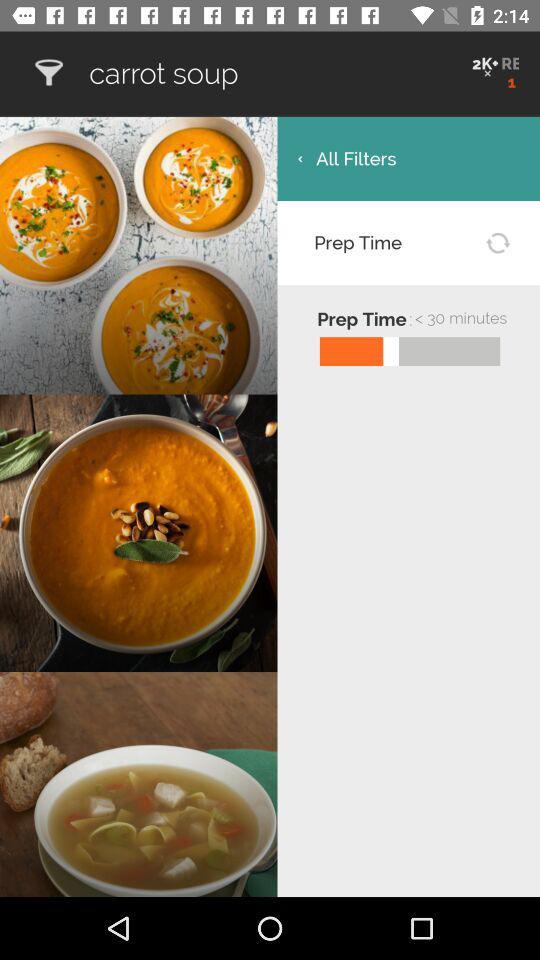  I want to click on the refresh icon, so click(496, 241).